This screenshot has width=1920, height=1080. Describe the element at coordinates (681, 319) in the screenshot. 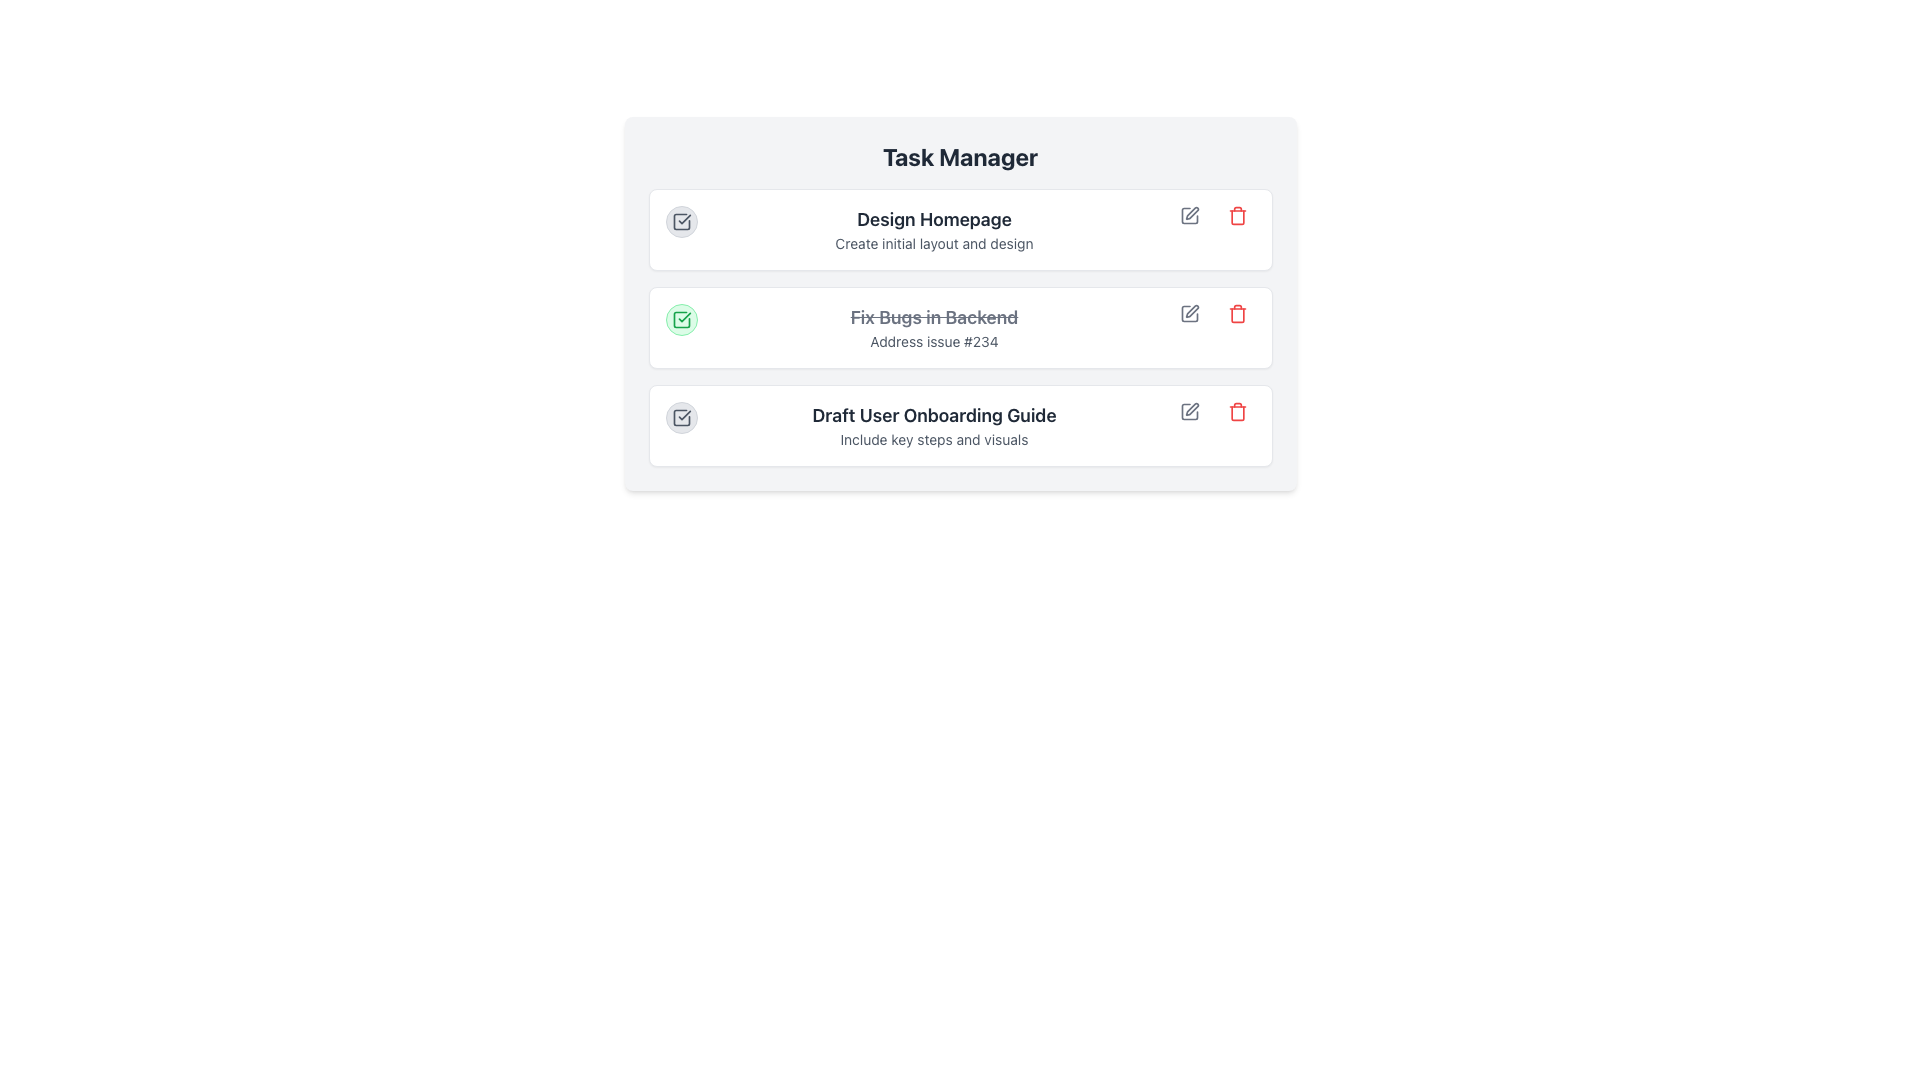

I see `the green circular UI icon with a checkmark inside a square, located in the middle item of a vertical list of tasks` at that location.